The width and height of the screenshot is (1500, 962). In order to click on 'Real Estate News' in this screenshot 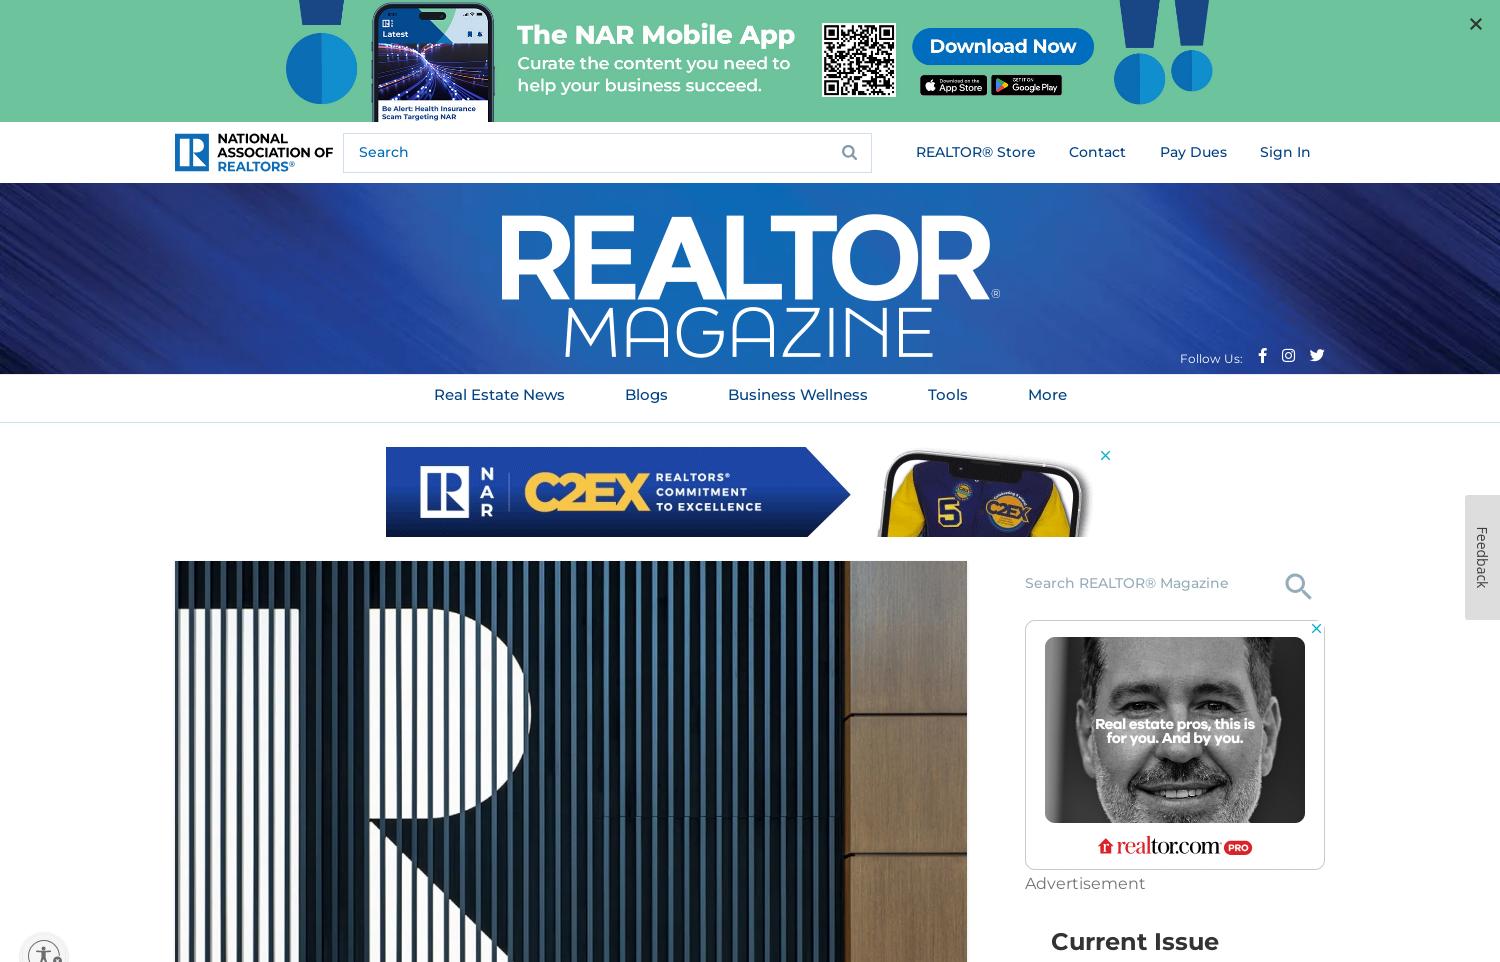, I will do `click(433, 392)`.